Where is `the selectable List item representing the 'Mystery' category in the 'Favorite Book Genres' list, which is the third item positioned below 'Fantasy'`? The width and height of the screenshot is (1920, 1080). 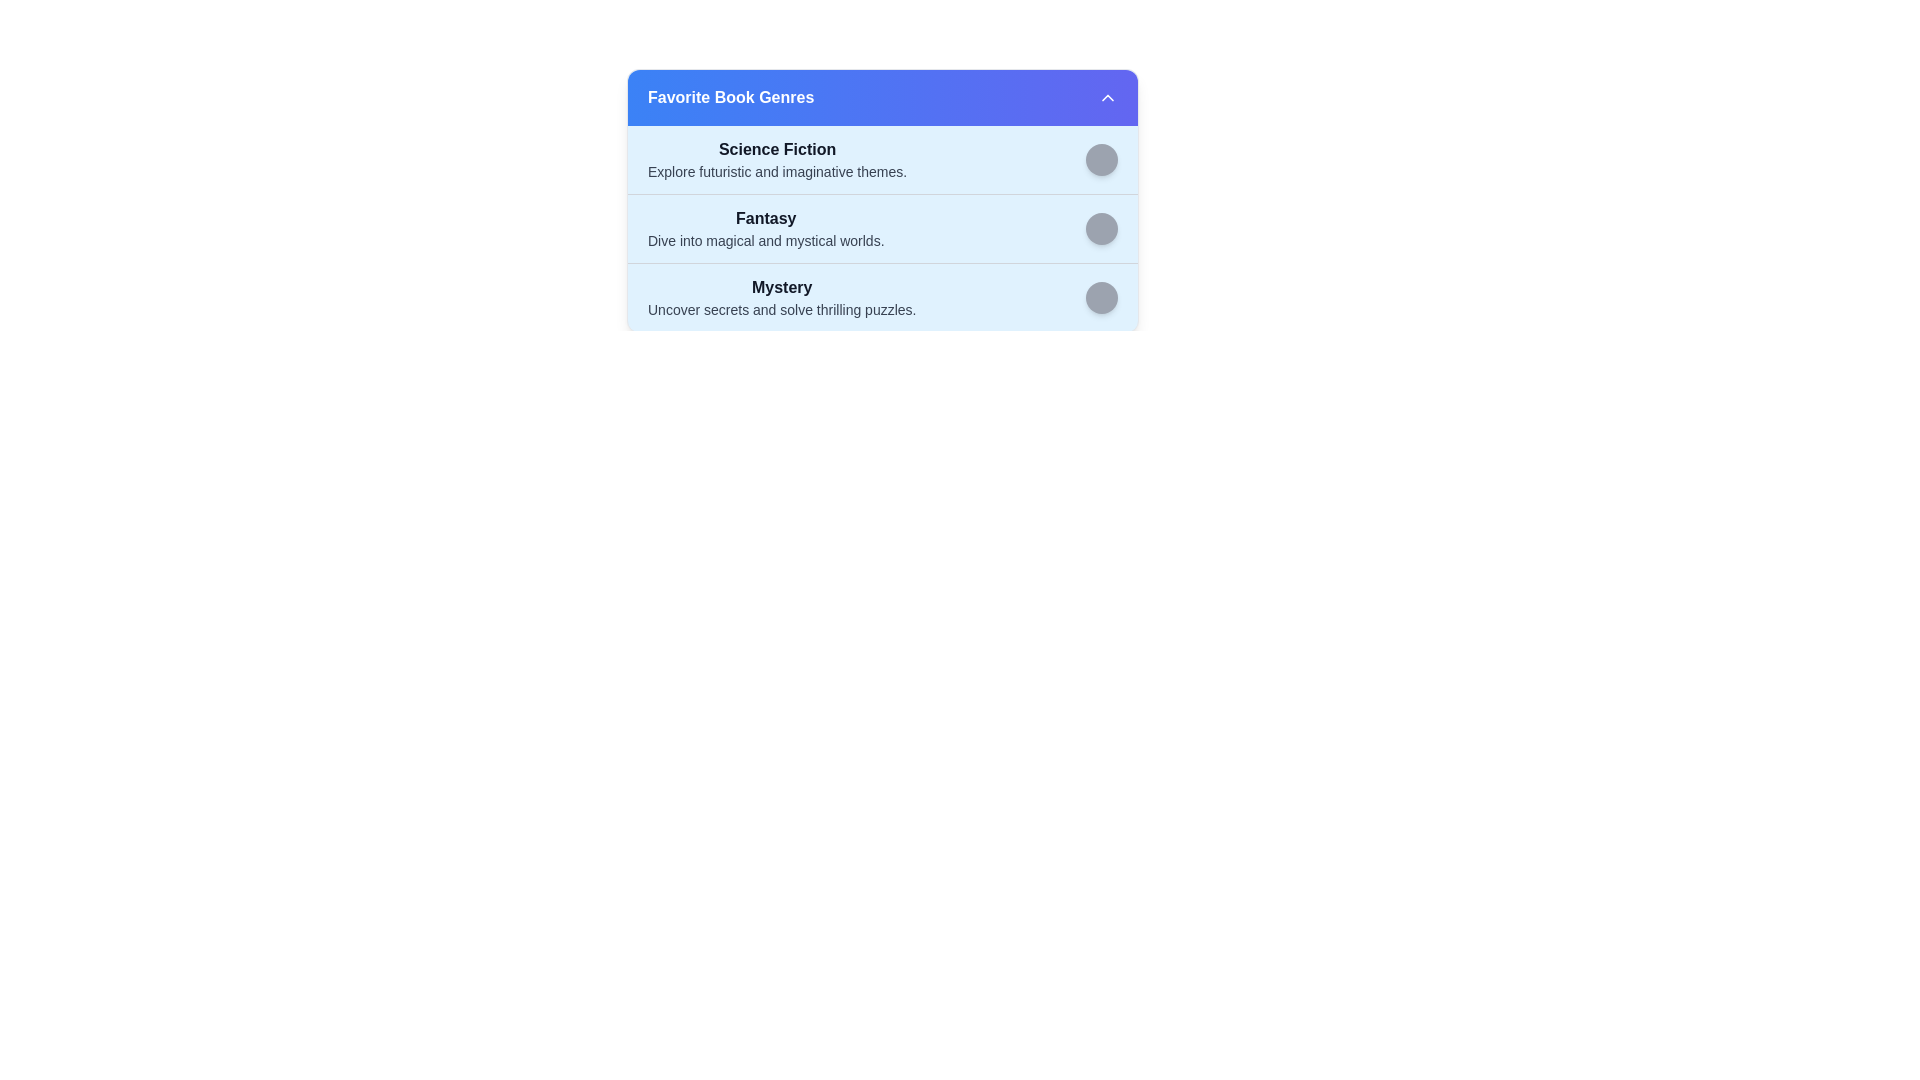
the selectable List item representing the 'Mystery' category in the 'Favorite Book Genres' list, which is the third item positioned below 'Fantasy' is located at coordinates (882, 297).